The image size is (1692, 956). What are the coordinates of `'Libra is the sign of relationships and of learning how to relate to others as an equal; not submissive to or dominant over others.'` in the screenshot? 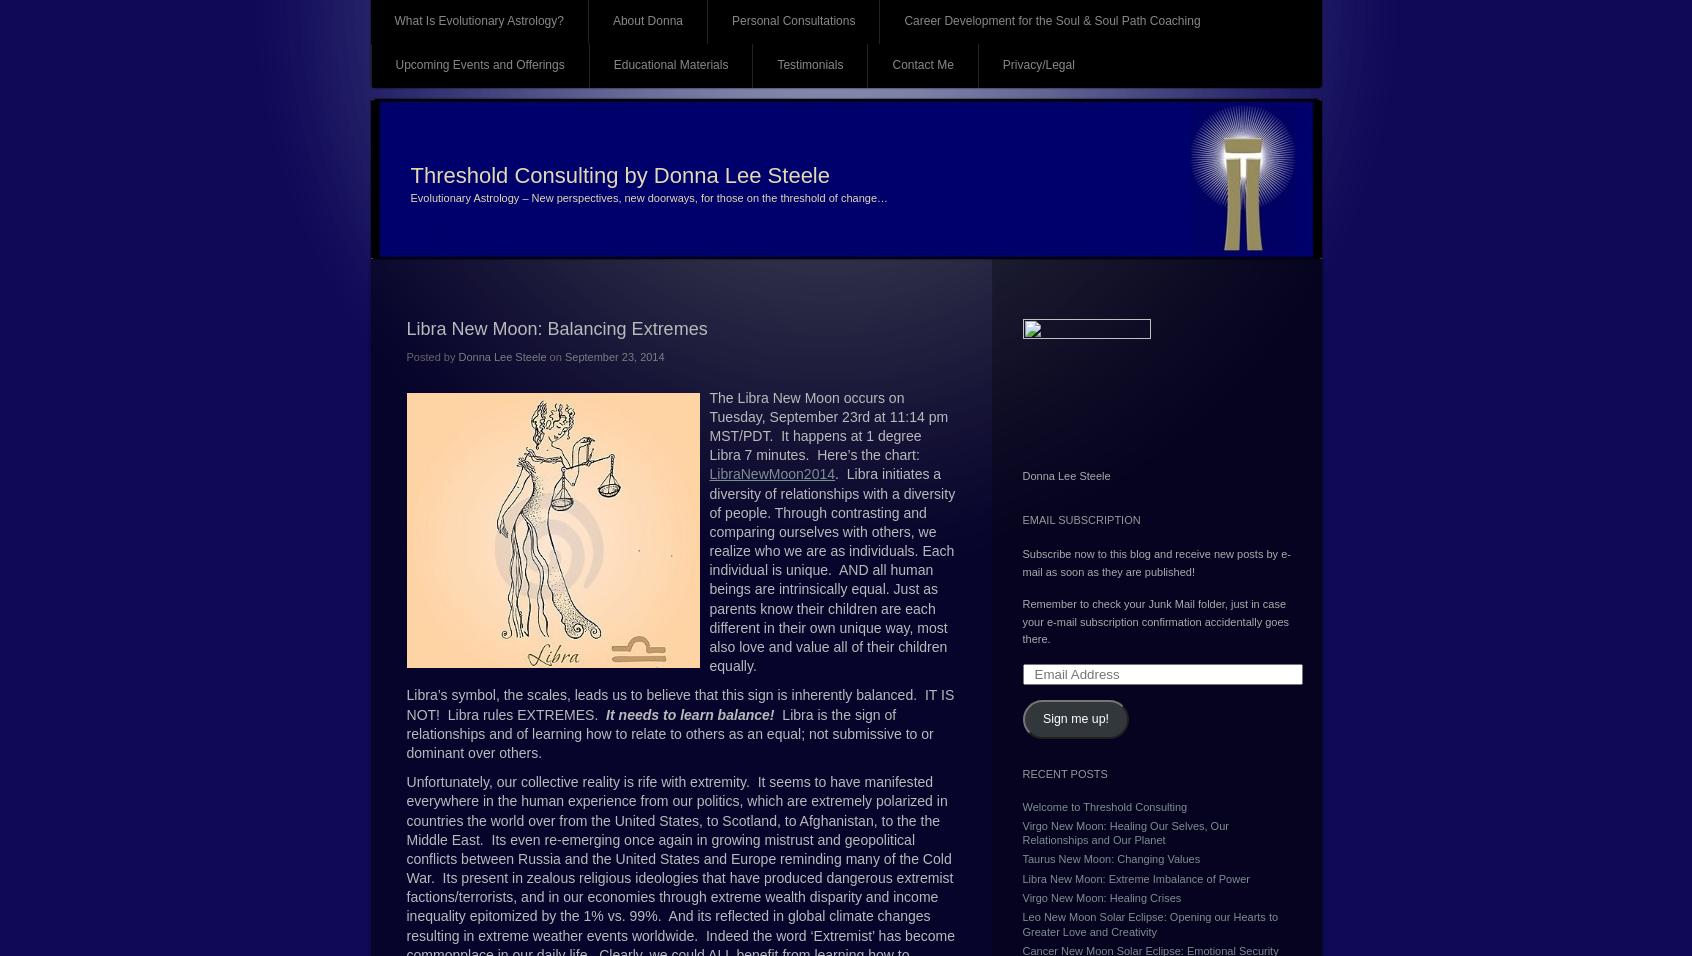 It's located at (669, 731).